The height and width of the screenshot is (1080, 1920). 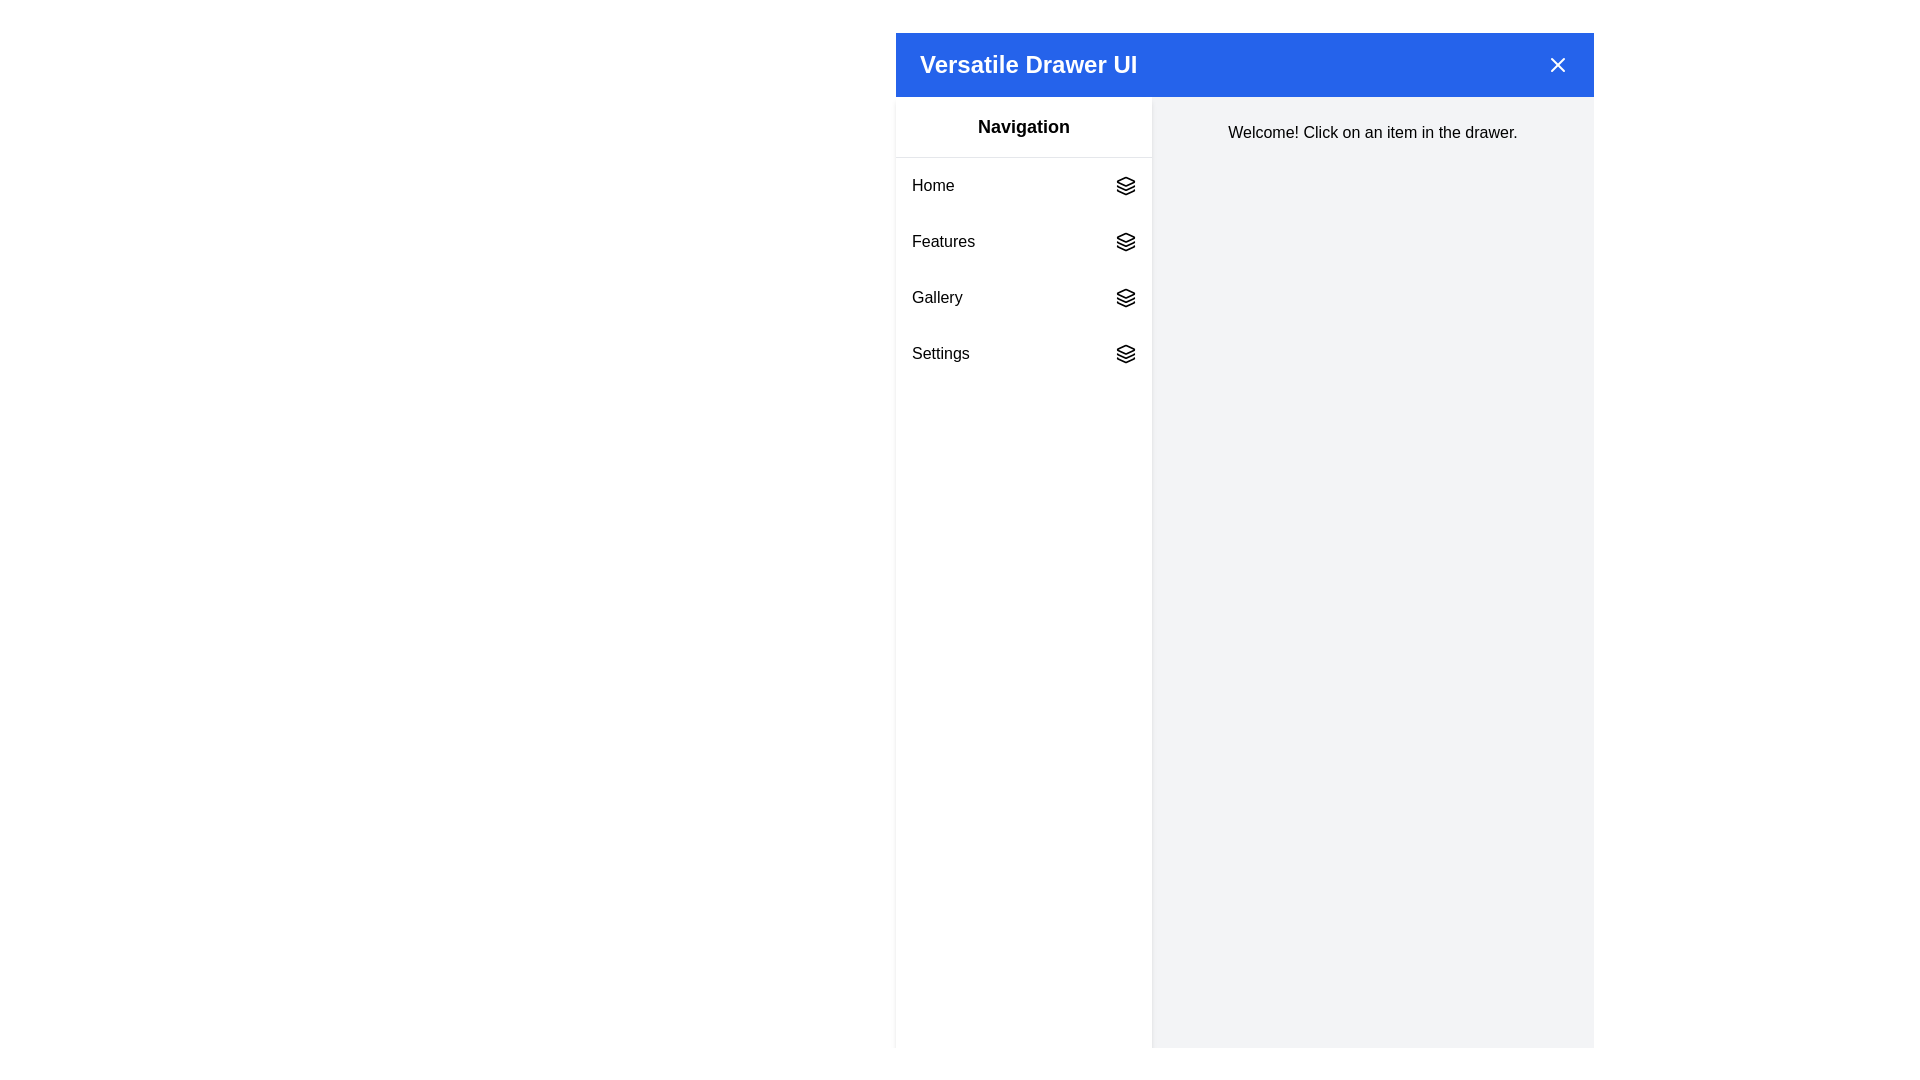 I want to click on the close or cancel button represented by the SVG icon located at the top-right corner of the interface to trigger associated actions, so click(x=1557, y=64).